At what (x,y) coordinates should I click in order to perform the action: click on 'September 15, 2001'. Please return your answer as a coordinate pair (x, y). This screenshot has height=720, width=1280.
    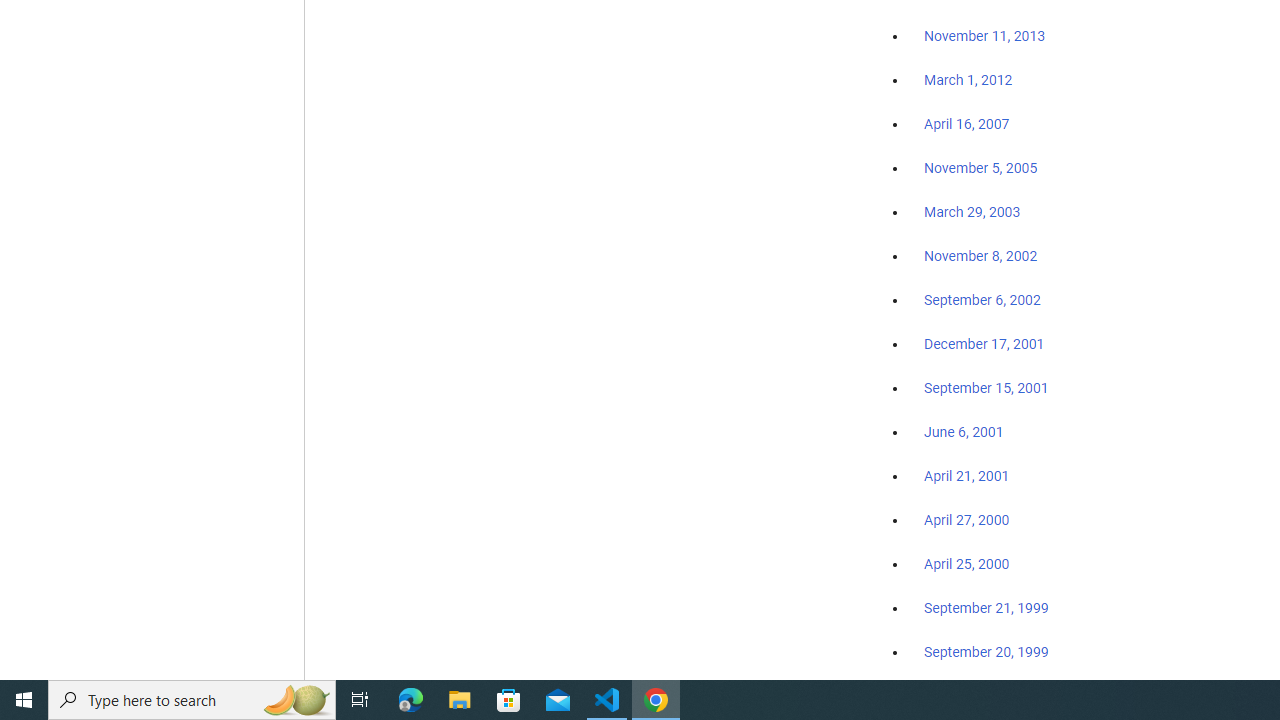
    Looking at the image, I should click on (986, 387).